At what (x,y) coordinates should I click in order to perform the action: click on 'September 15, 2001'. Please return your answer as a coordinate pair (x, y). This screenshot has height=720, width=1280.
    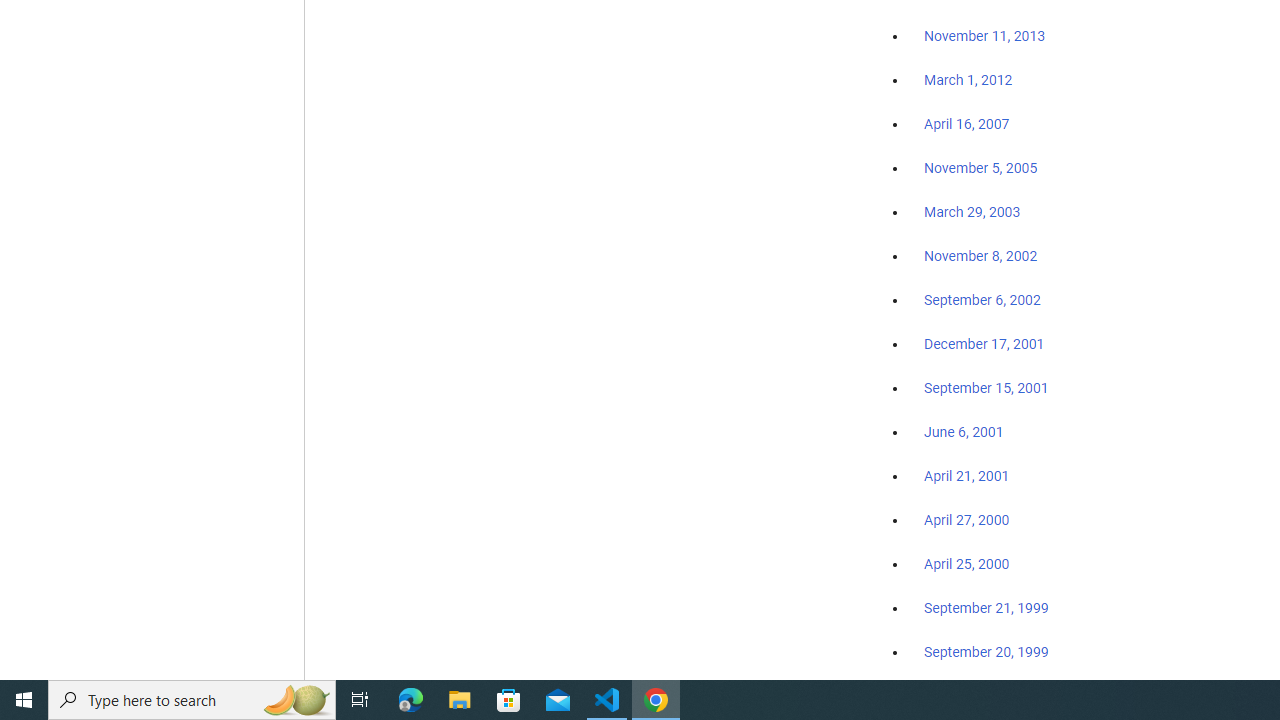
    Looking at the image, I should click on (986, 387).